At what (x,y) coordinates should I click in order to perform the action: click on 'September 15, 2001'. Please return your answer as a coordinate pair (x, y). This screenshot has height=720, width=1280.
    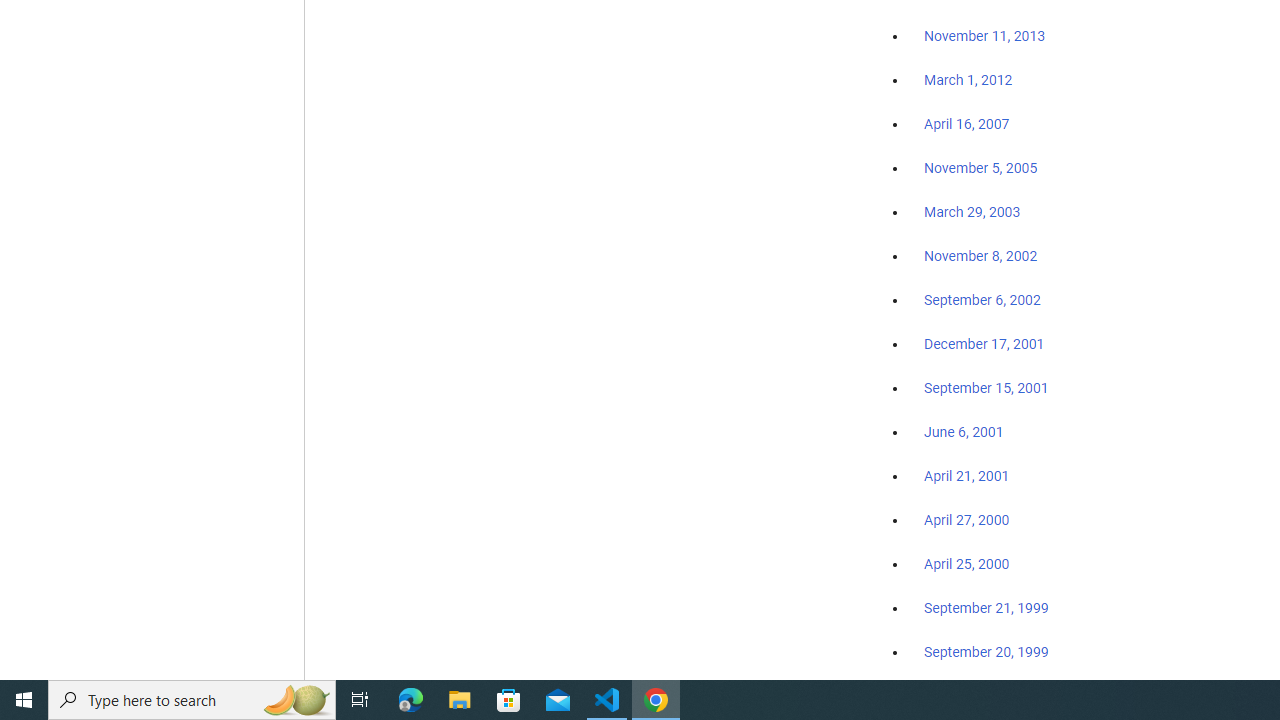
    Looking at the image, I should click on (986, 387).